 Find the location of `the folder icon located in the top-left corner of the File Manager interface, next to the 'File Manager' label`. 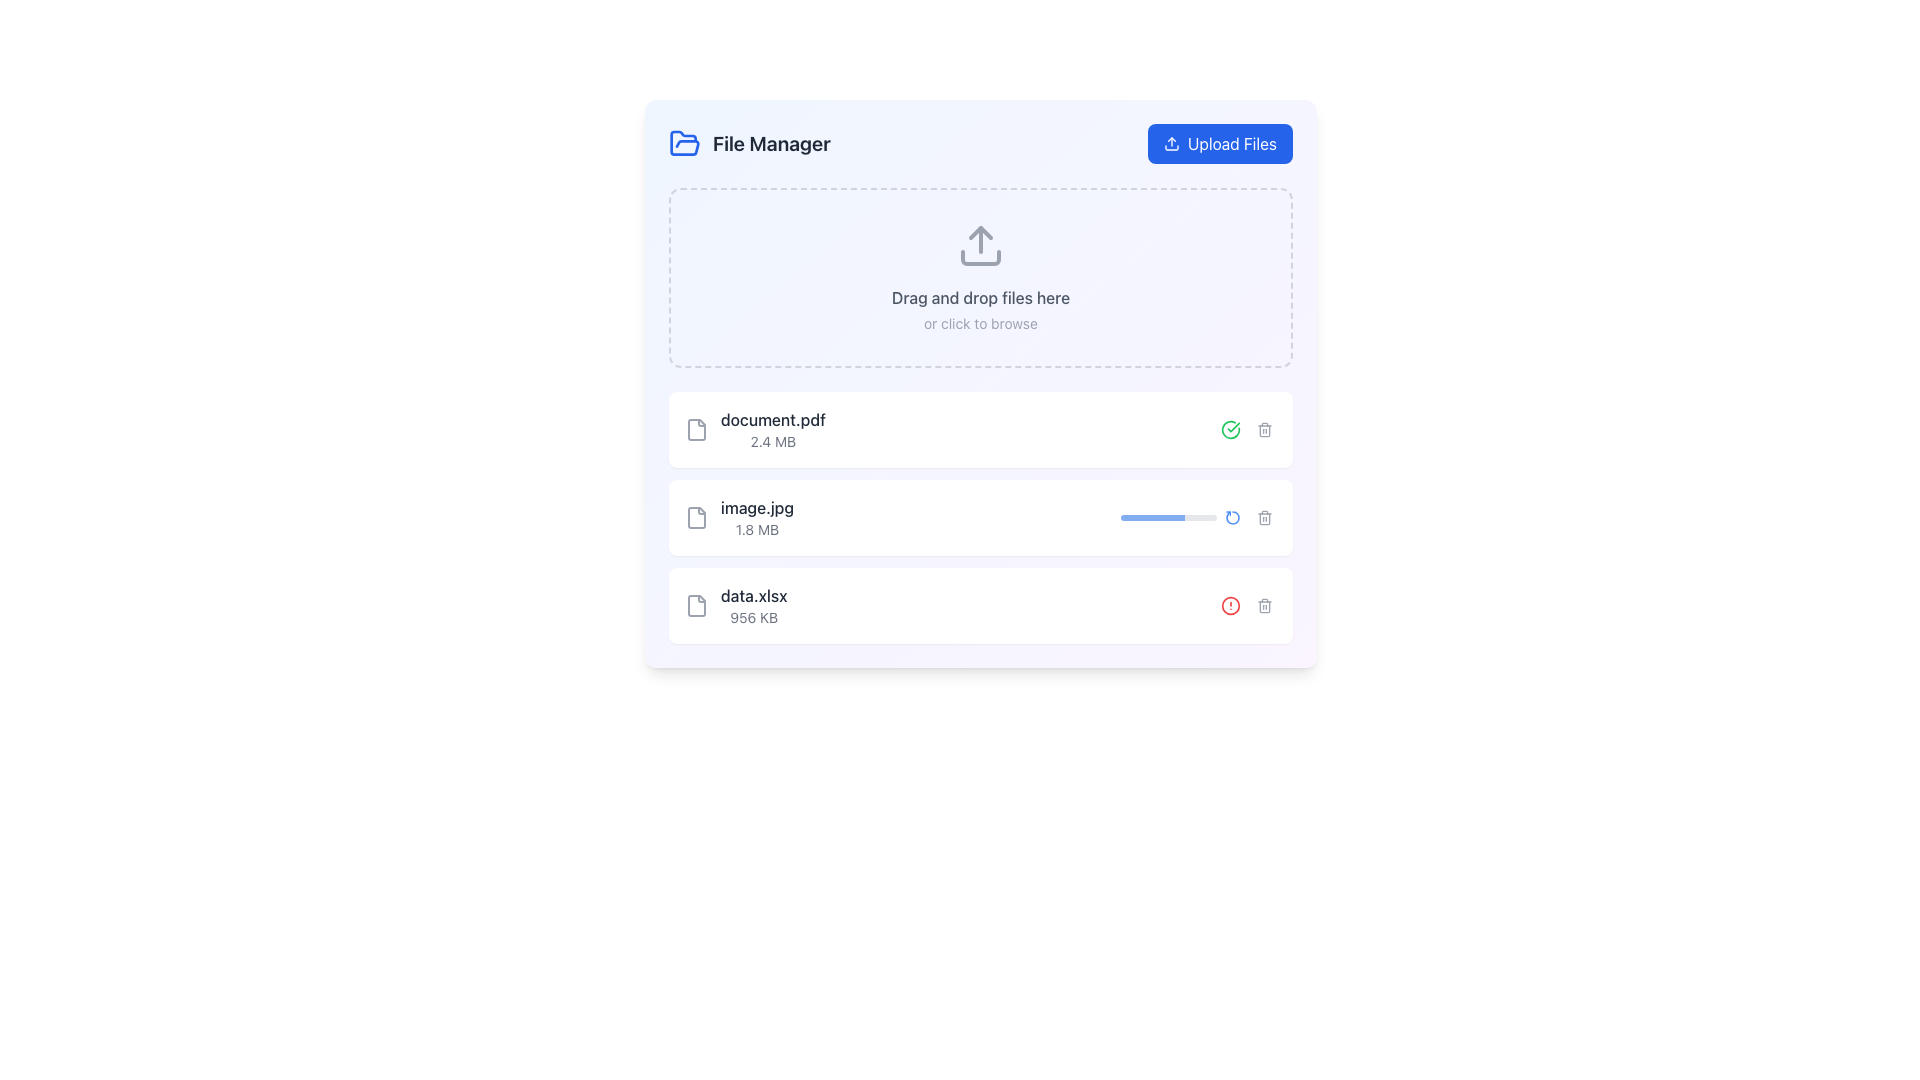

the folder icon located in the top-left corner of the File Manager interface, next to the 'File Manager' label is located at coordinates (685, 142).